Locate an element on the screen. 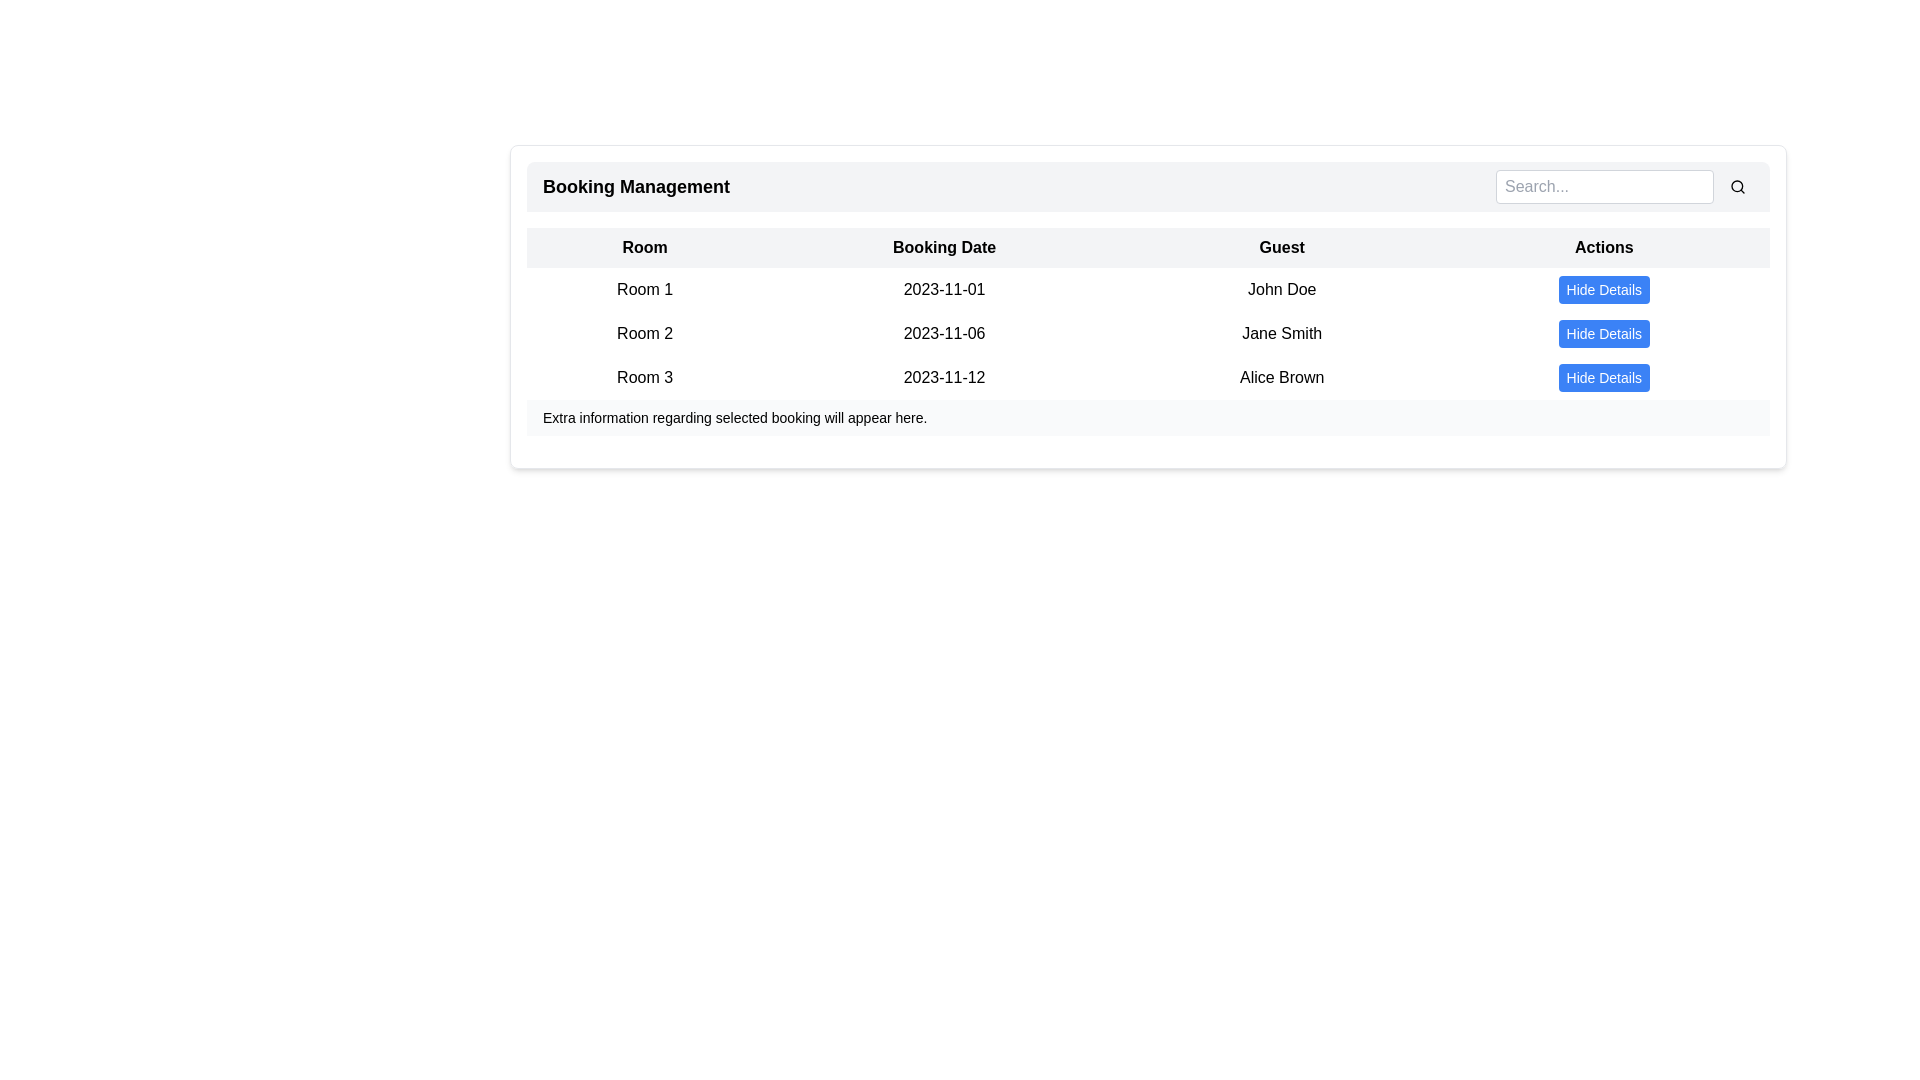  the 'Hide Details' button, which is a rectangular button with white text on a blue background, located in the last column of the first row under the 'Actions' header is located at coordinates (1604, 289).